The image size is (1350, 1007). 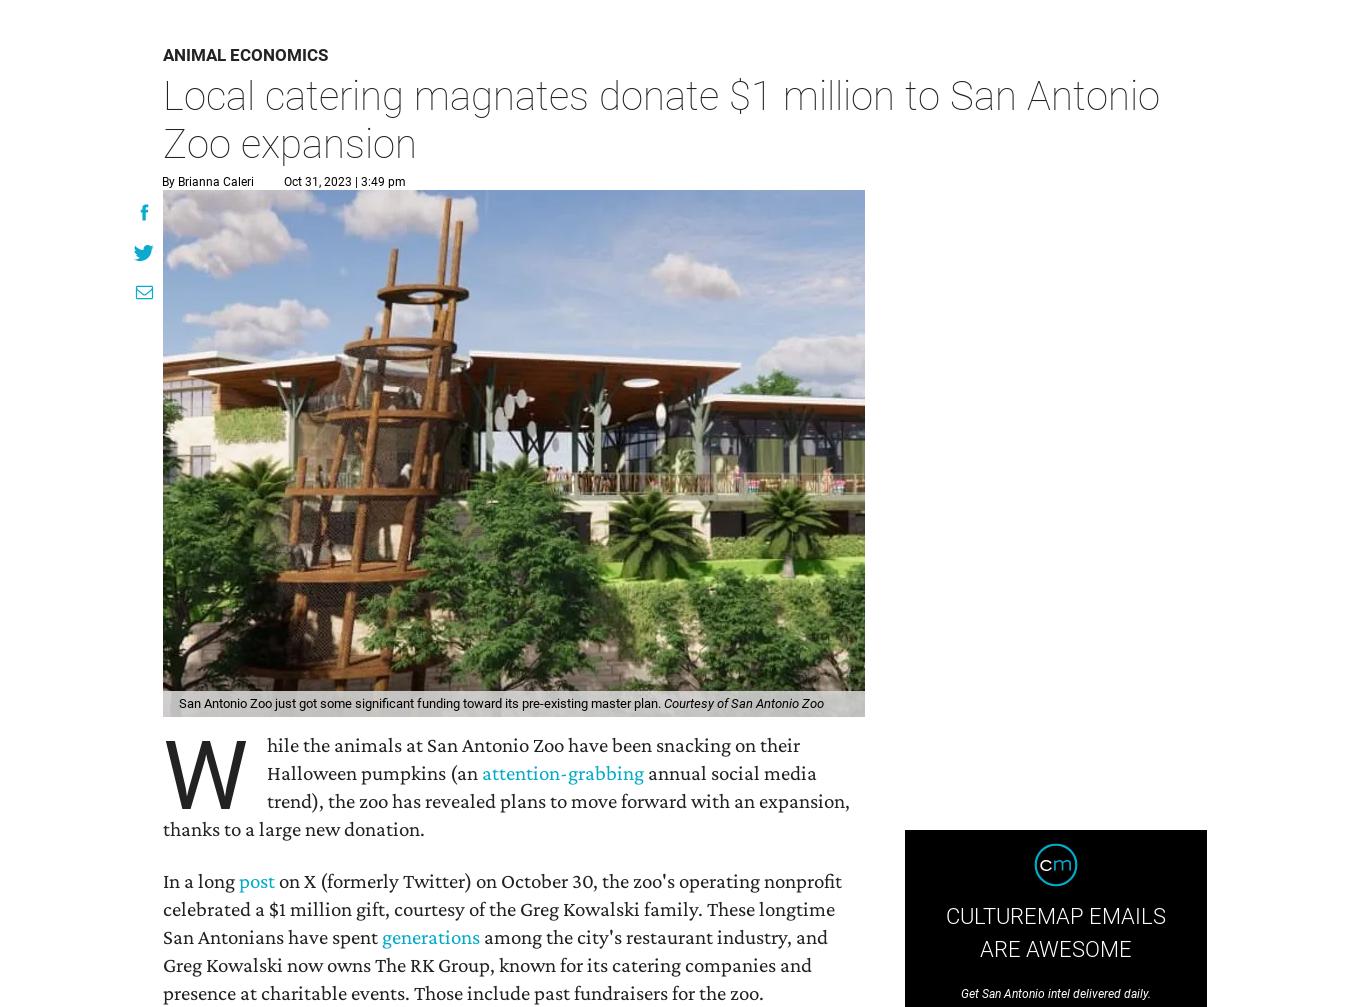 What do you see at coordinates (505, 798) in the screenshot?
I see `'annual social media trend), the zoo has revealed plans to move forward with an expansion, thanks to a large new donation.'` at bounding box center [505, 798].